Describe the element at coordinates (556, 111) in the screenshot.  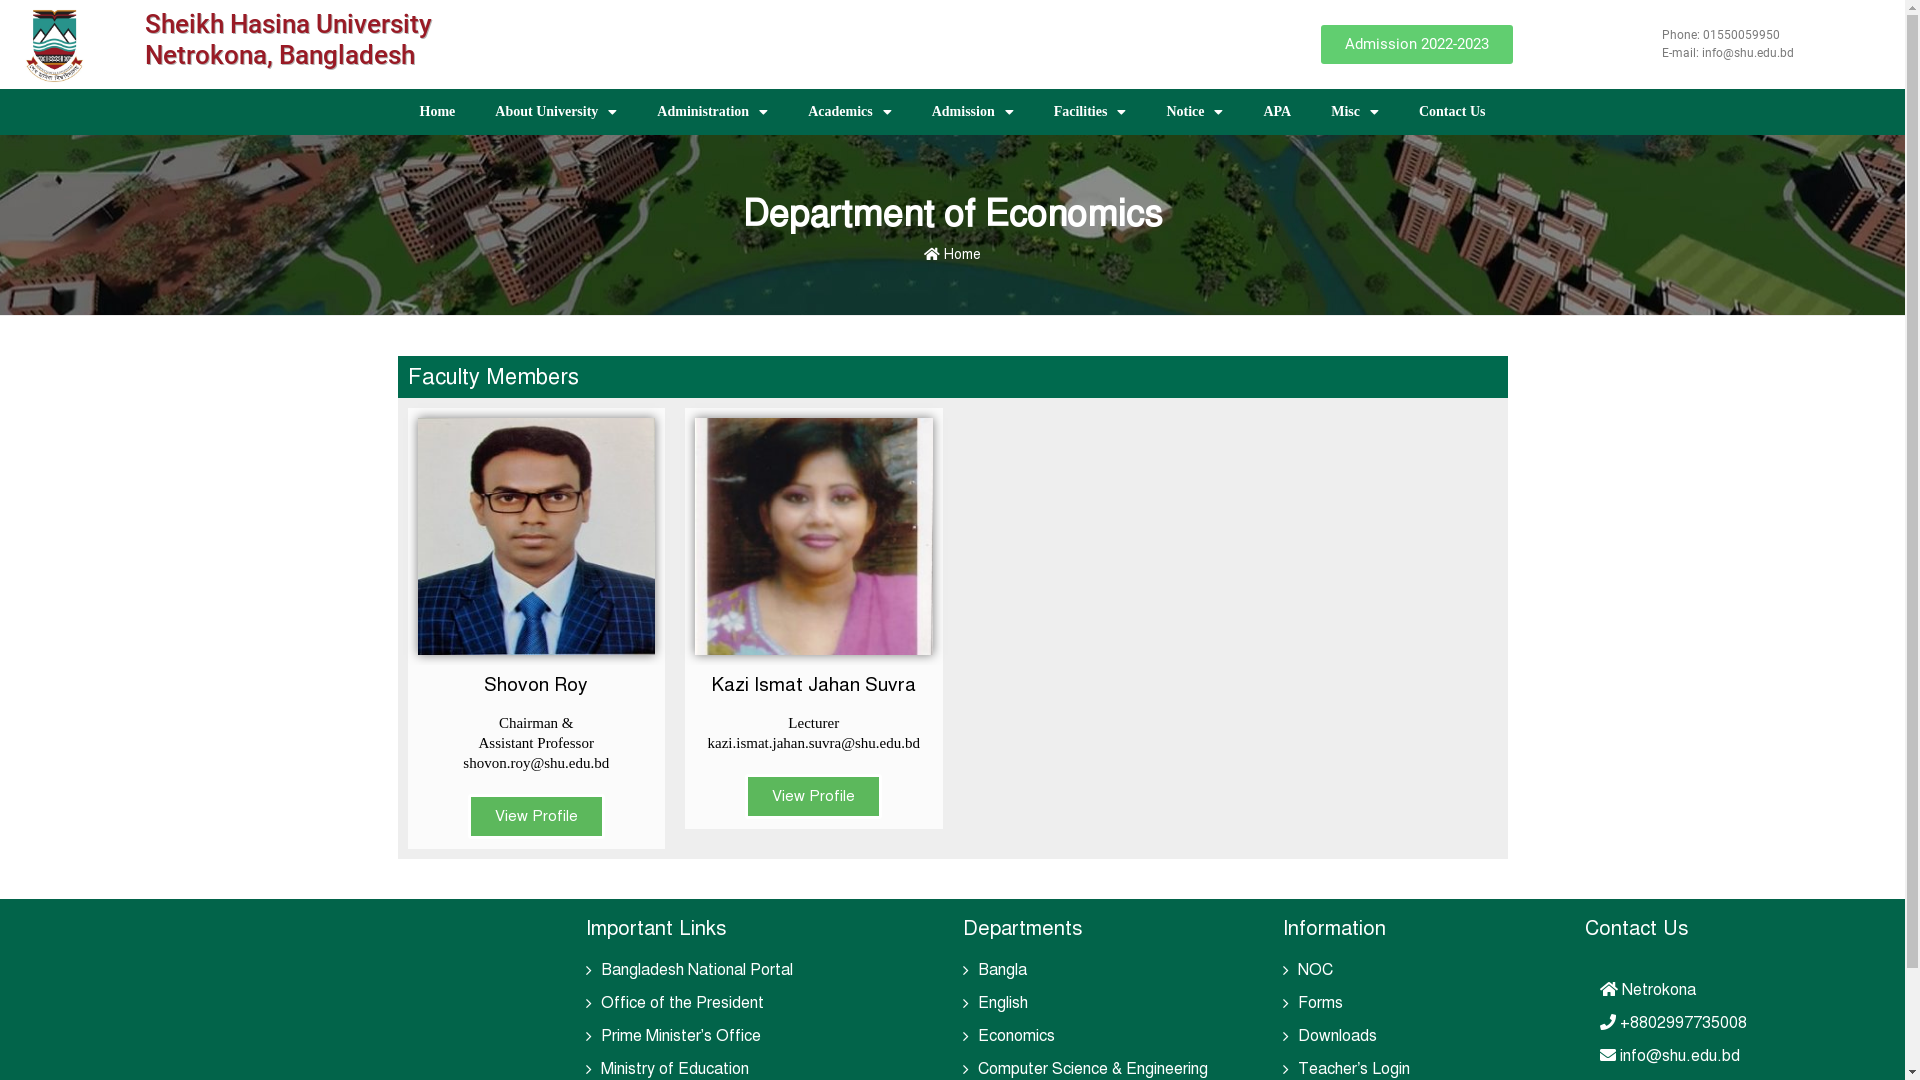
I see `'About University'` at that location.